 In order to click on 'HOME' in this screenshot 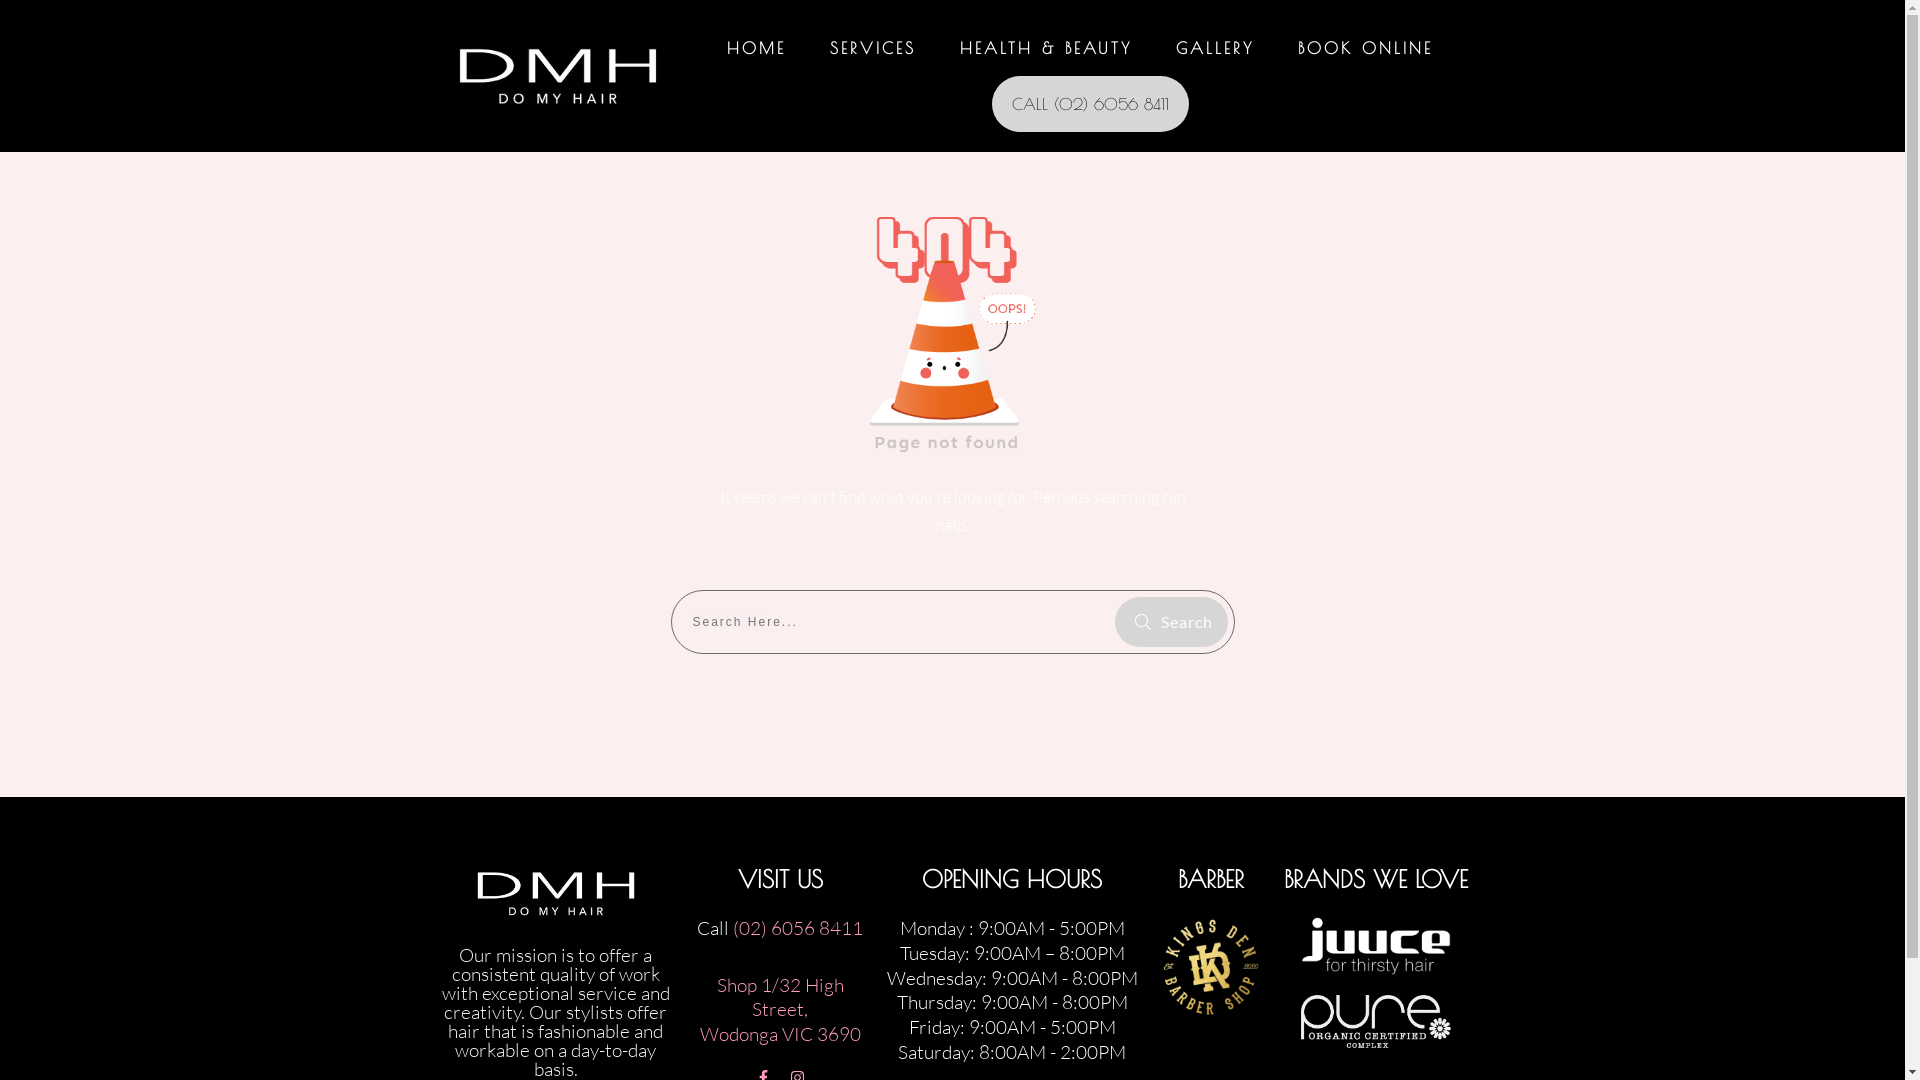, I will do `click(755, 46)`.